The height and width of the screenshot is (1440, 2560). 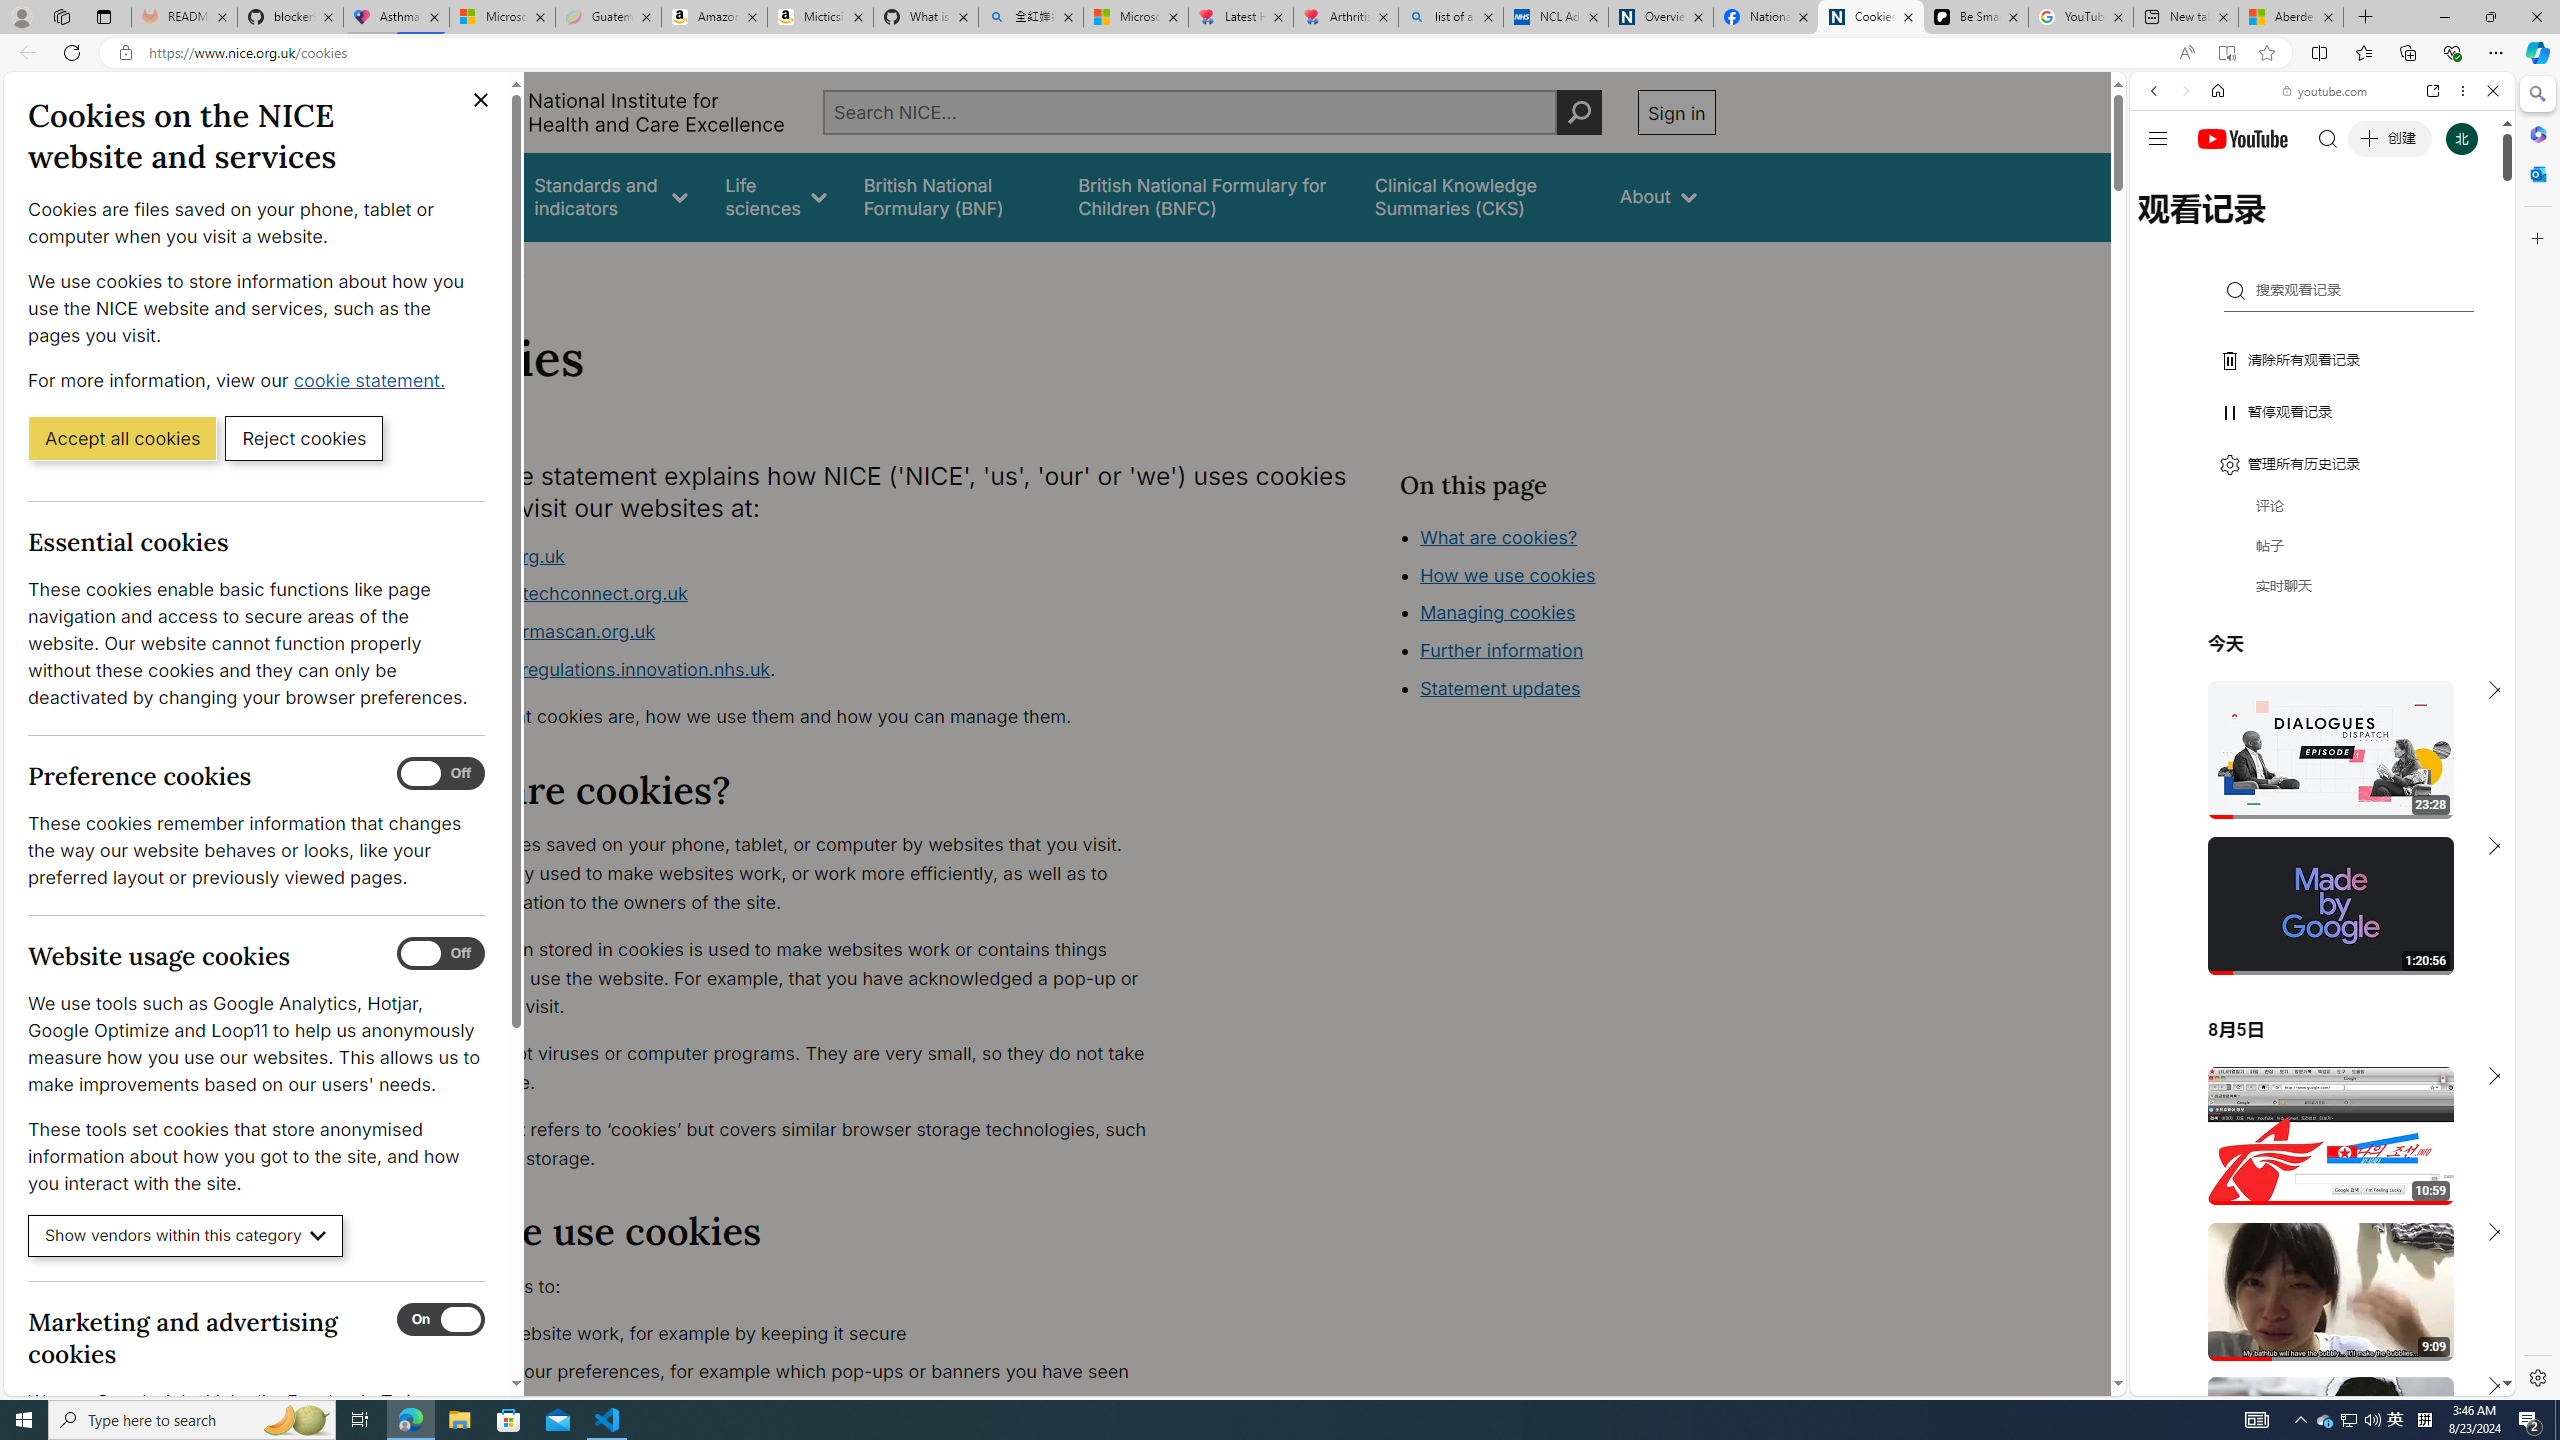 I want to click on 'Class: b_serphb', so click(x=2470, y=229).